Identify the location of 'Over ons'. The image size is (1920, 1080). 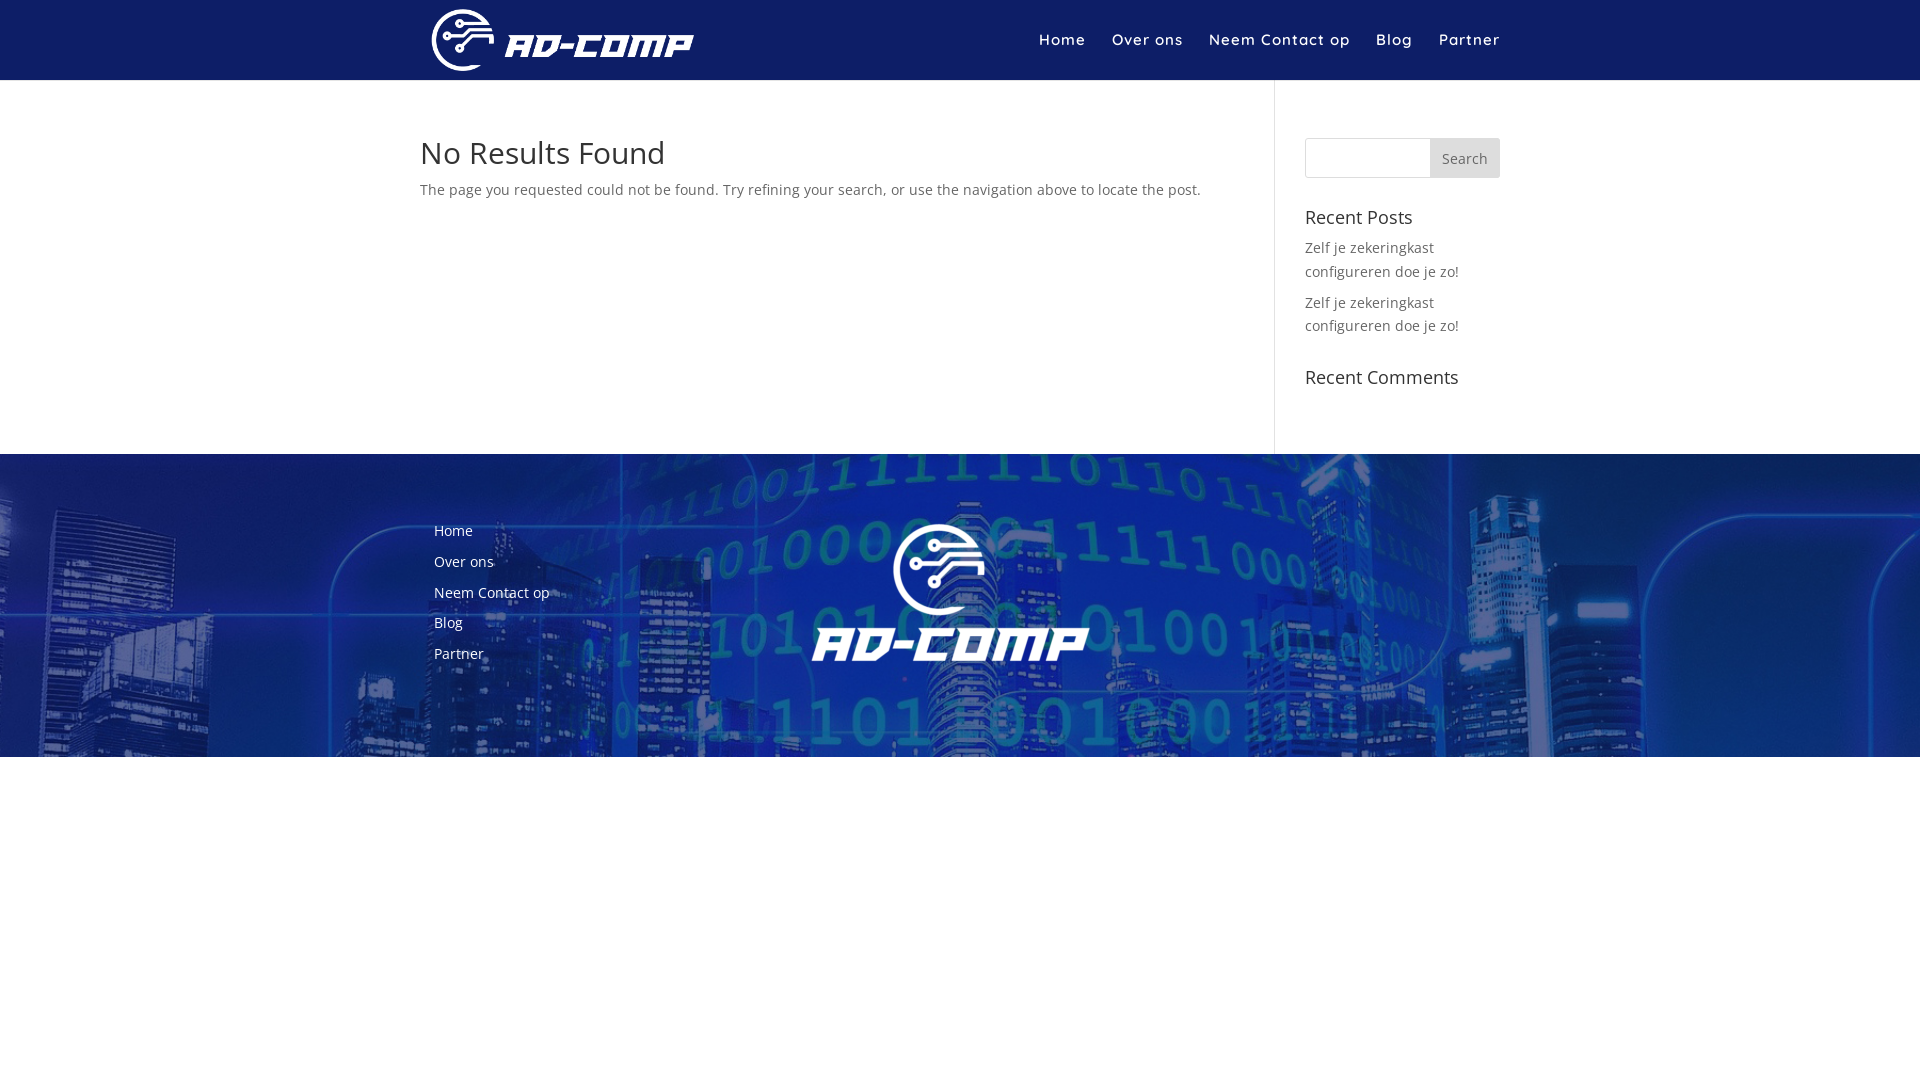
(432, 561).